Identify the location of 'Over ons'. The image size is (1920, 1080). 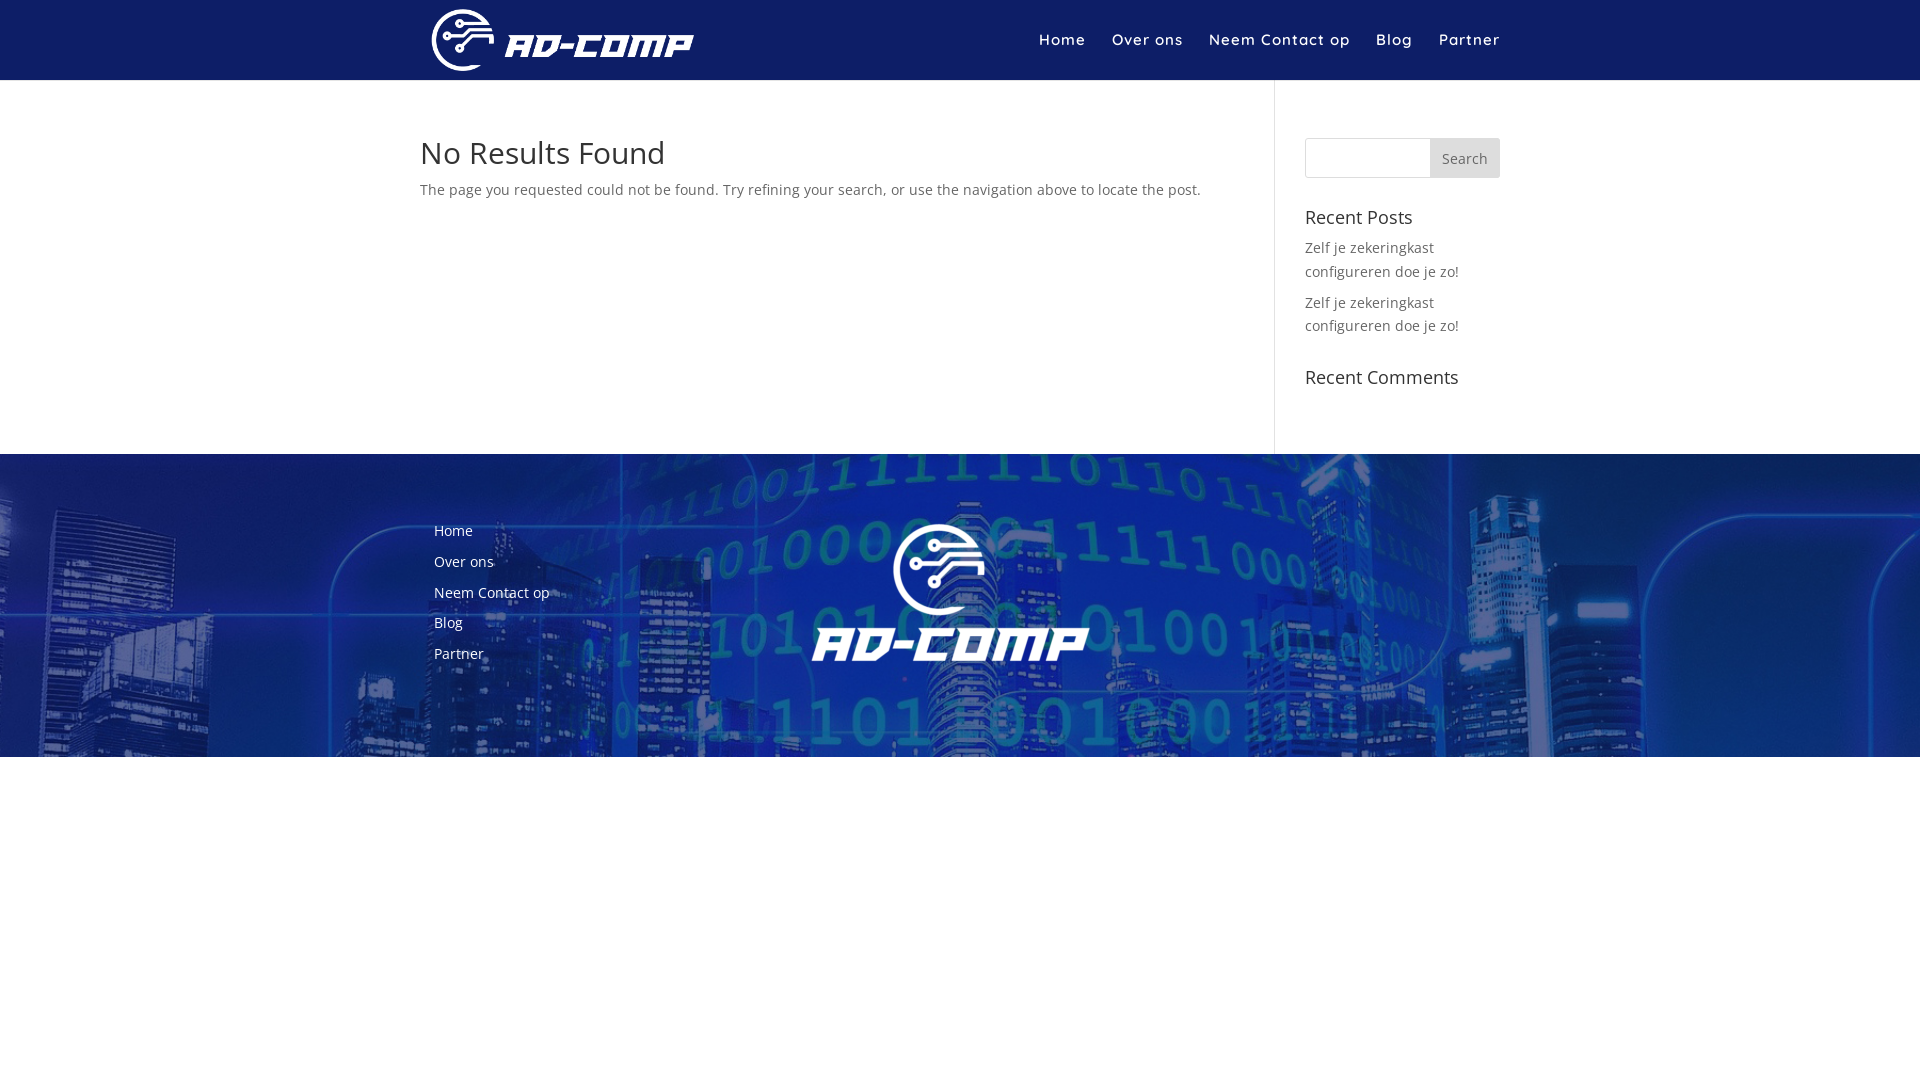
(432, 561).